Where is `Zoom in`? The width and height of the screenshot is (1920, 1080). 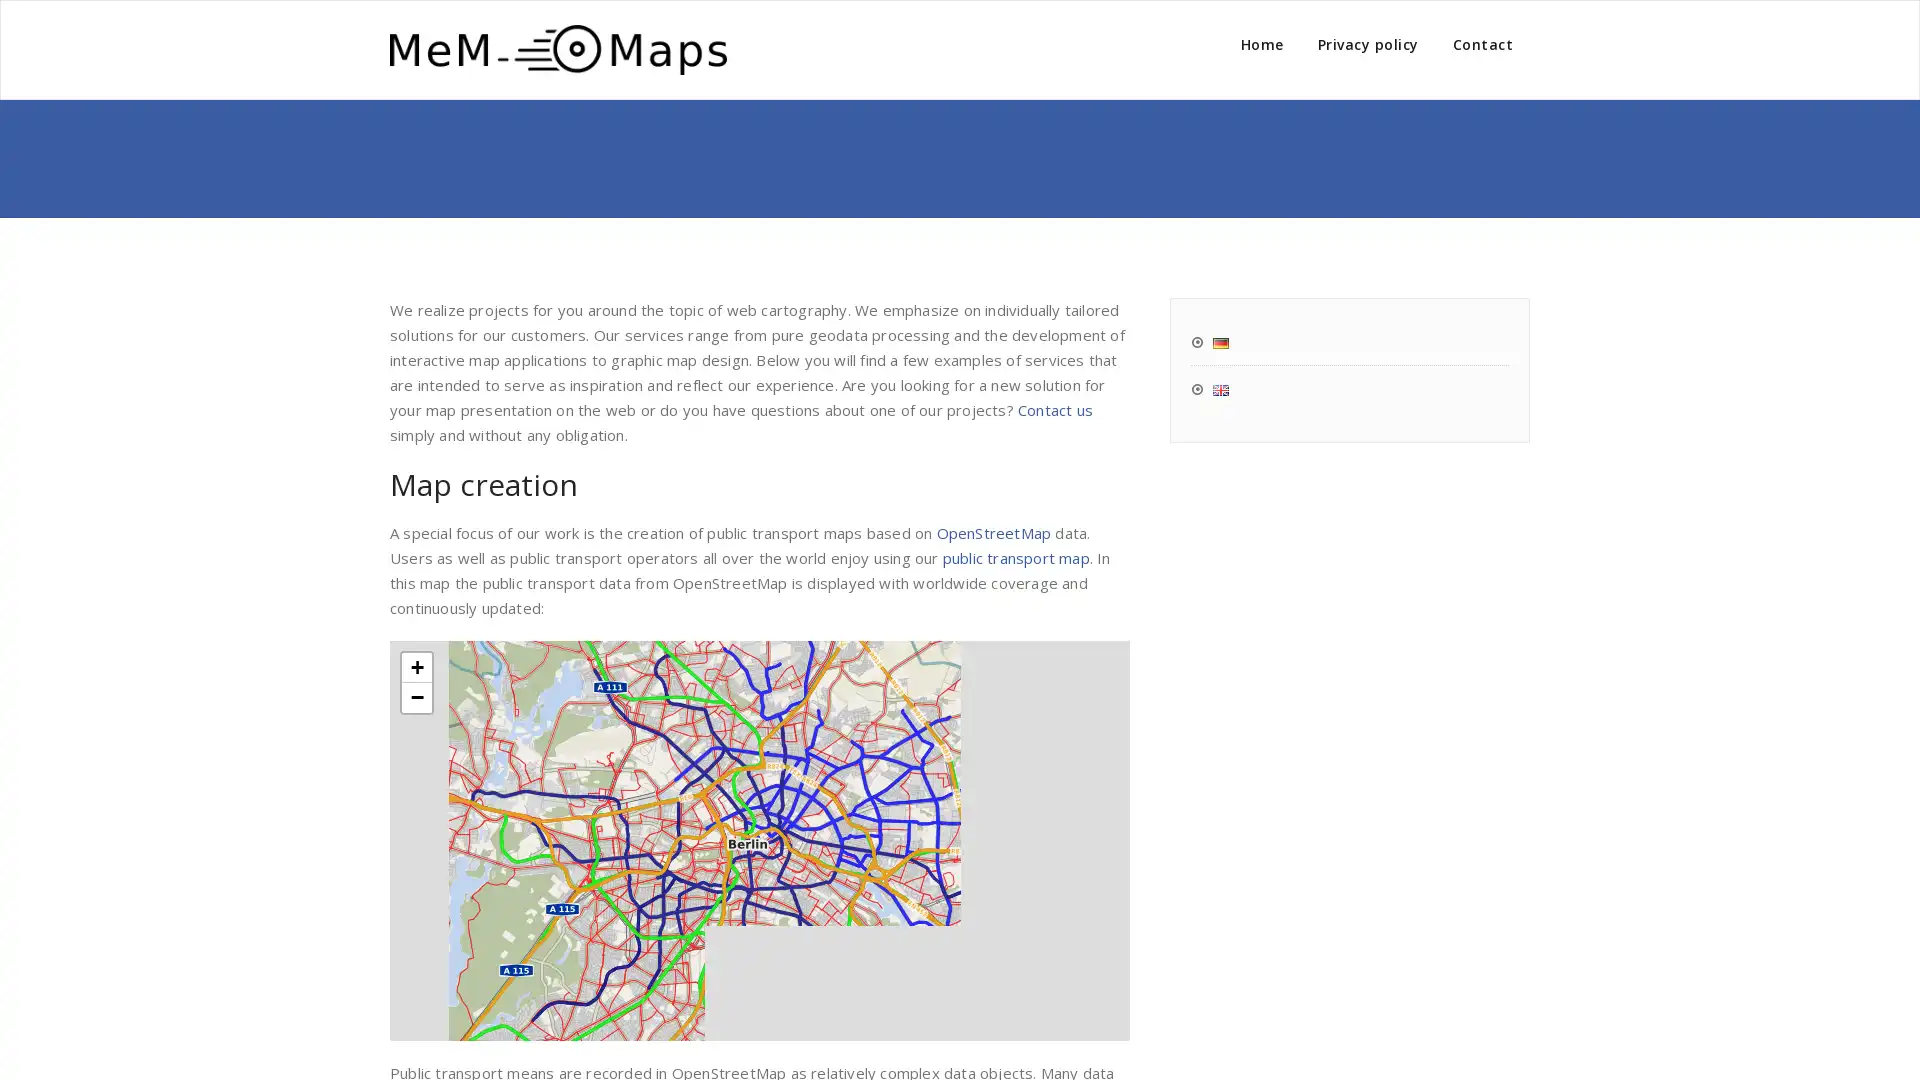 Zoom in is located at coordinates (416, 667).